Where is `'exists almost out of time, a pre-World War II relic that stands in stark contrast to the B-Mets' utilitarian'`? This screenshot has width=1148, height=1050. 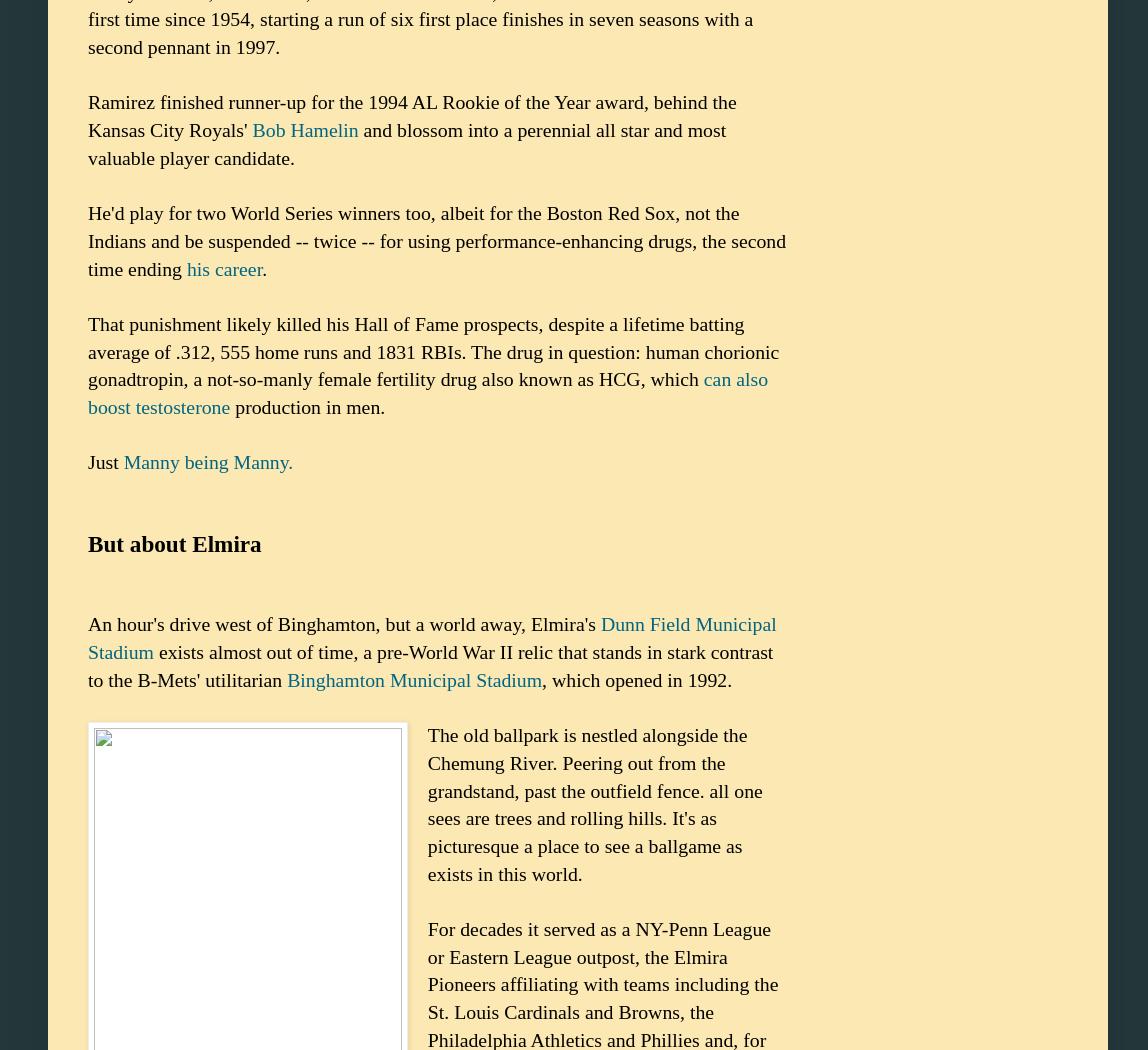 'exists almost out of time, a pre-World War II relic that stands in stark contrast to the B-Mets' utilitarian' is located at coordinates (88, 664).